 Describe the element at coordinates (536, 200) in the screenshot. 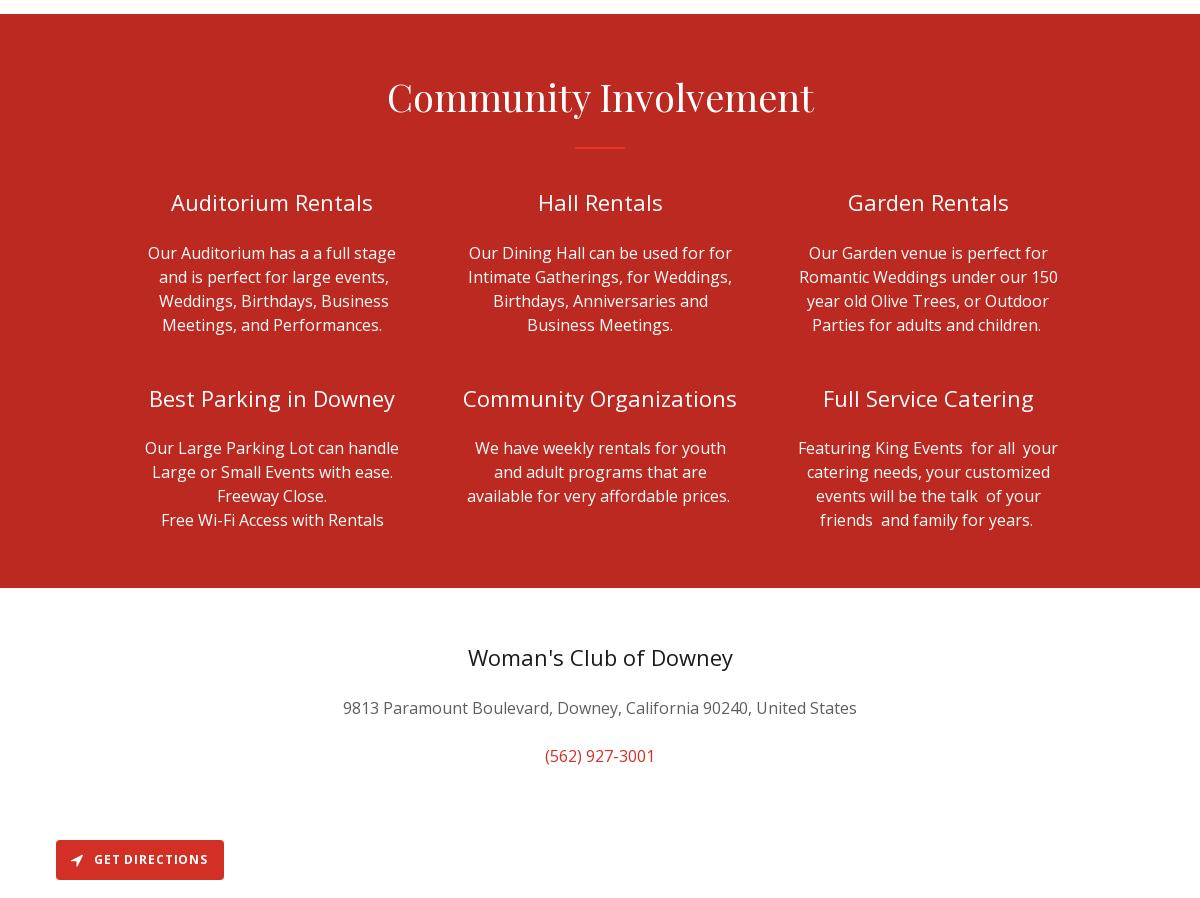

I see `'Hall Rentals'` at that location.